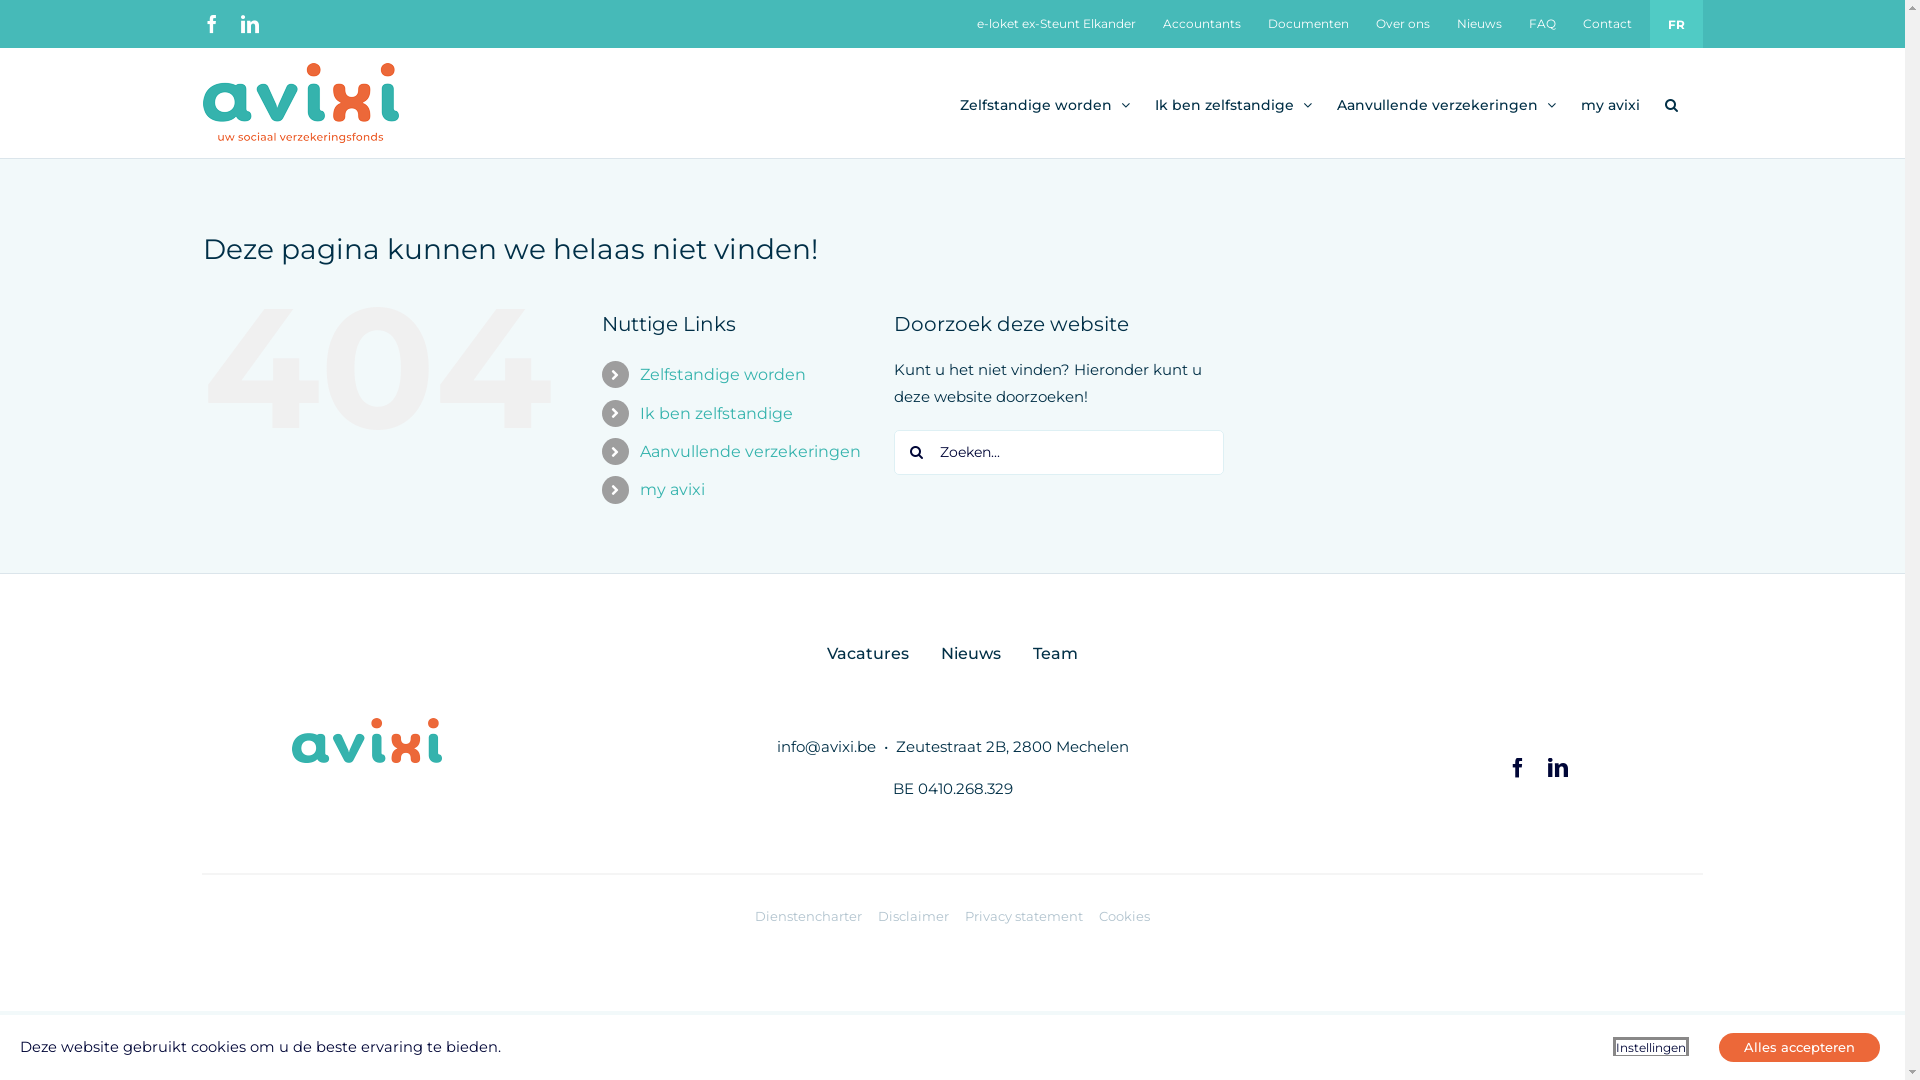 This screenshot has width=1920, height=1080. Describe the element at coordinates (970, 654) in the screenshot. I see `'Nieuws'` at that location.